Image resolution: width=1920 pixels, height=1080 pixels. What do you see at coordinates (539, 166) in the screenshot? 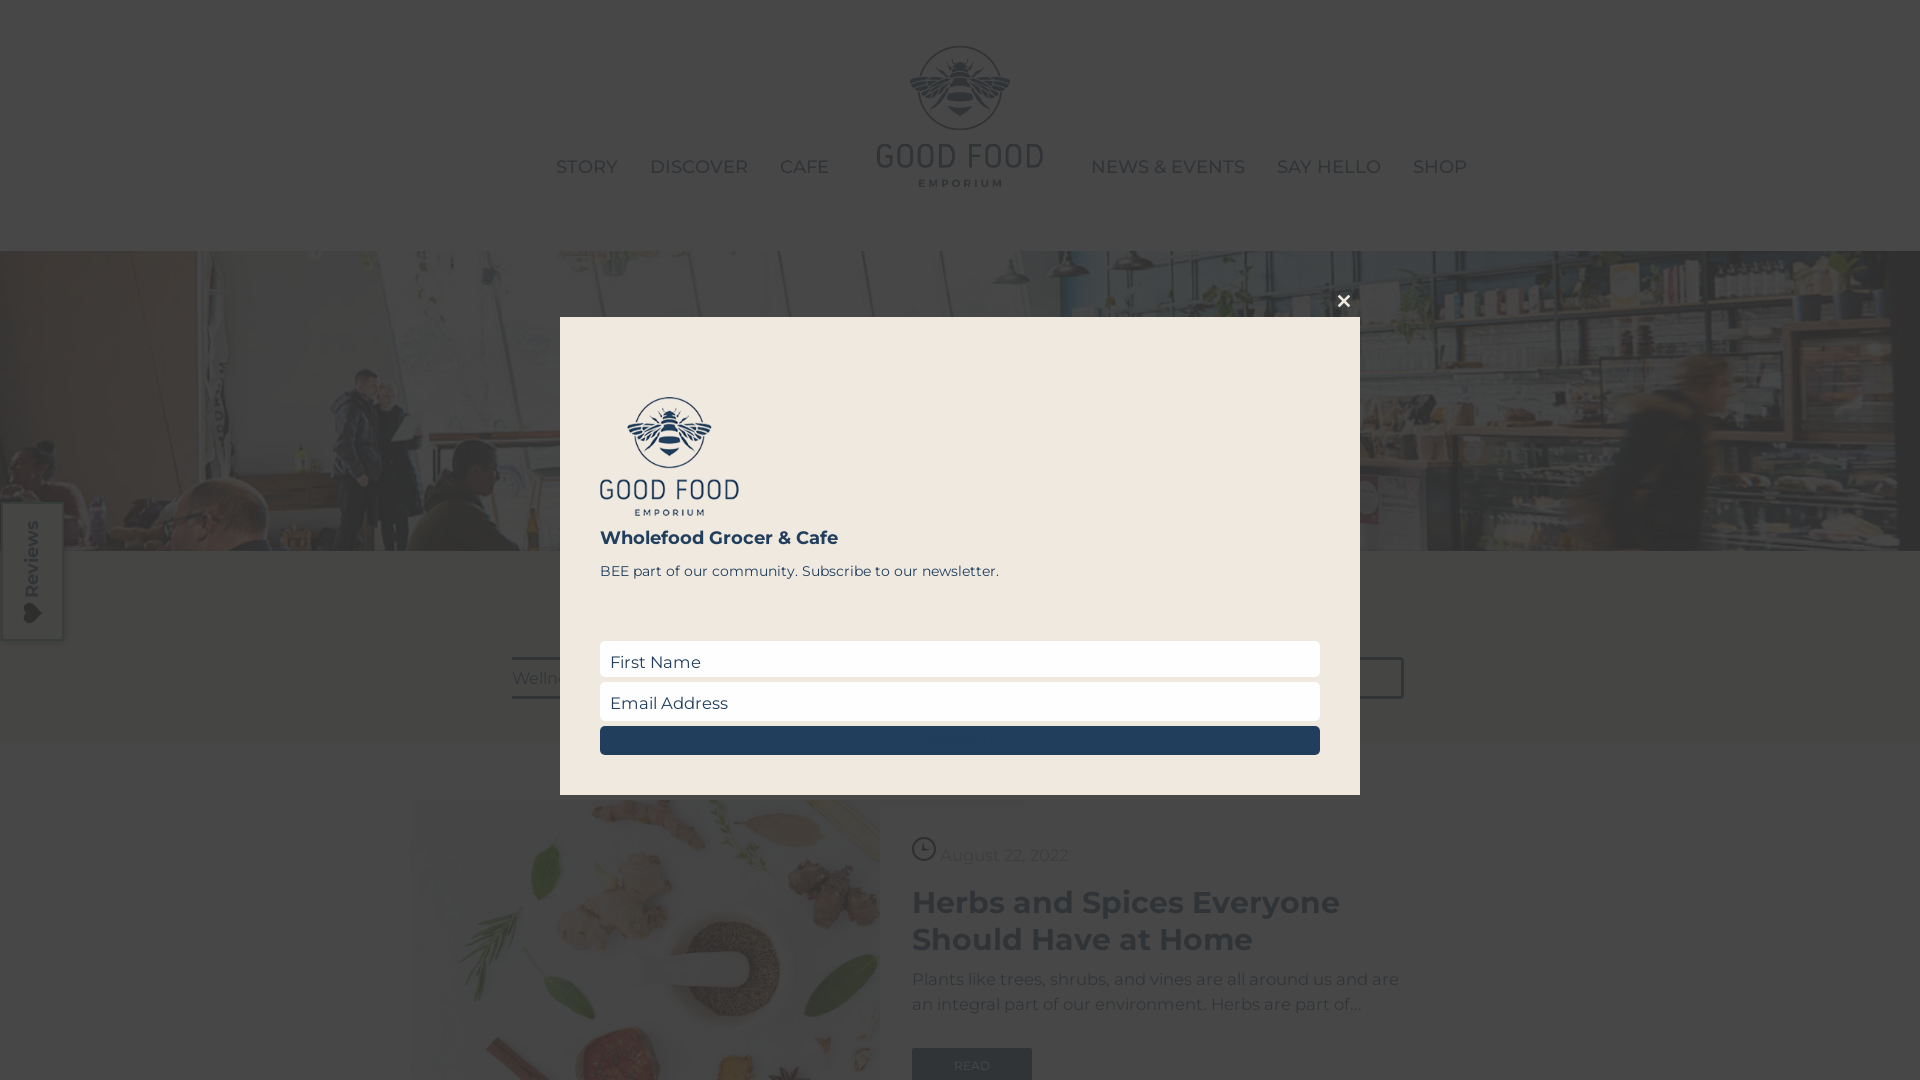
I see `'STORY'` at bounding box center [539, 166].